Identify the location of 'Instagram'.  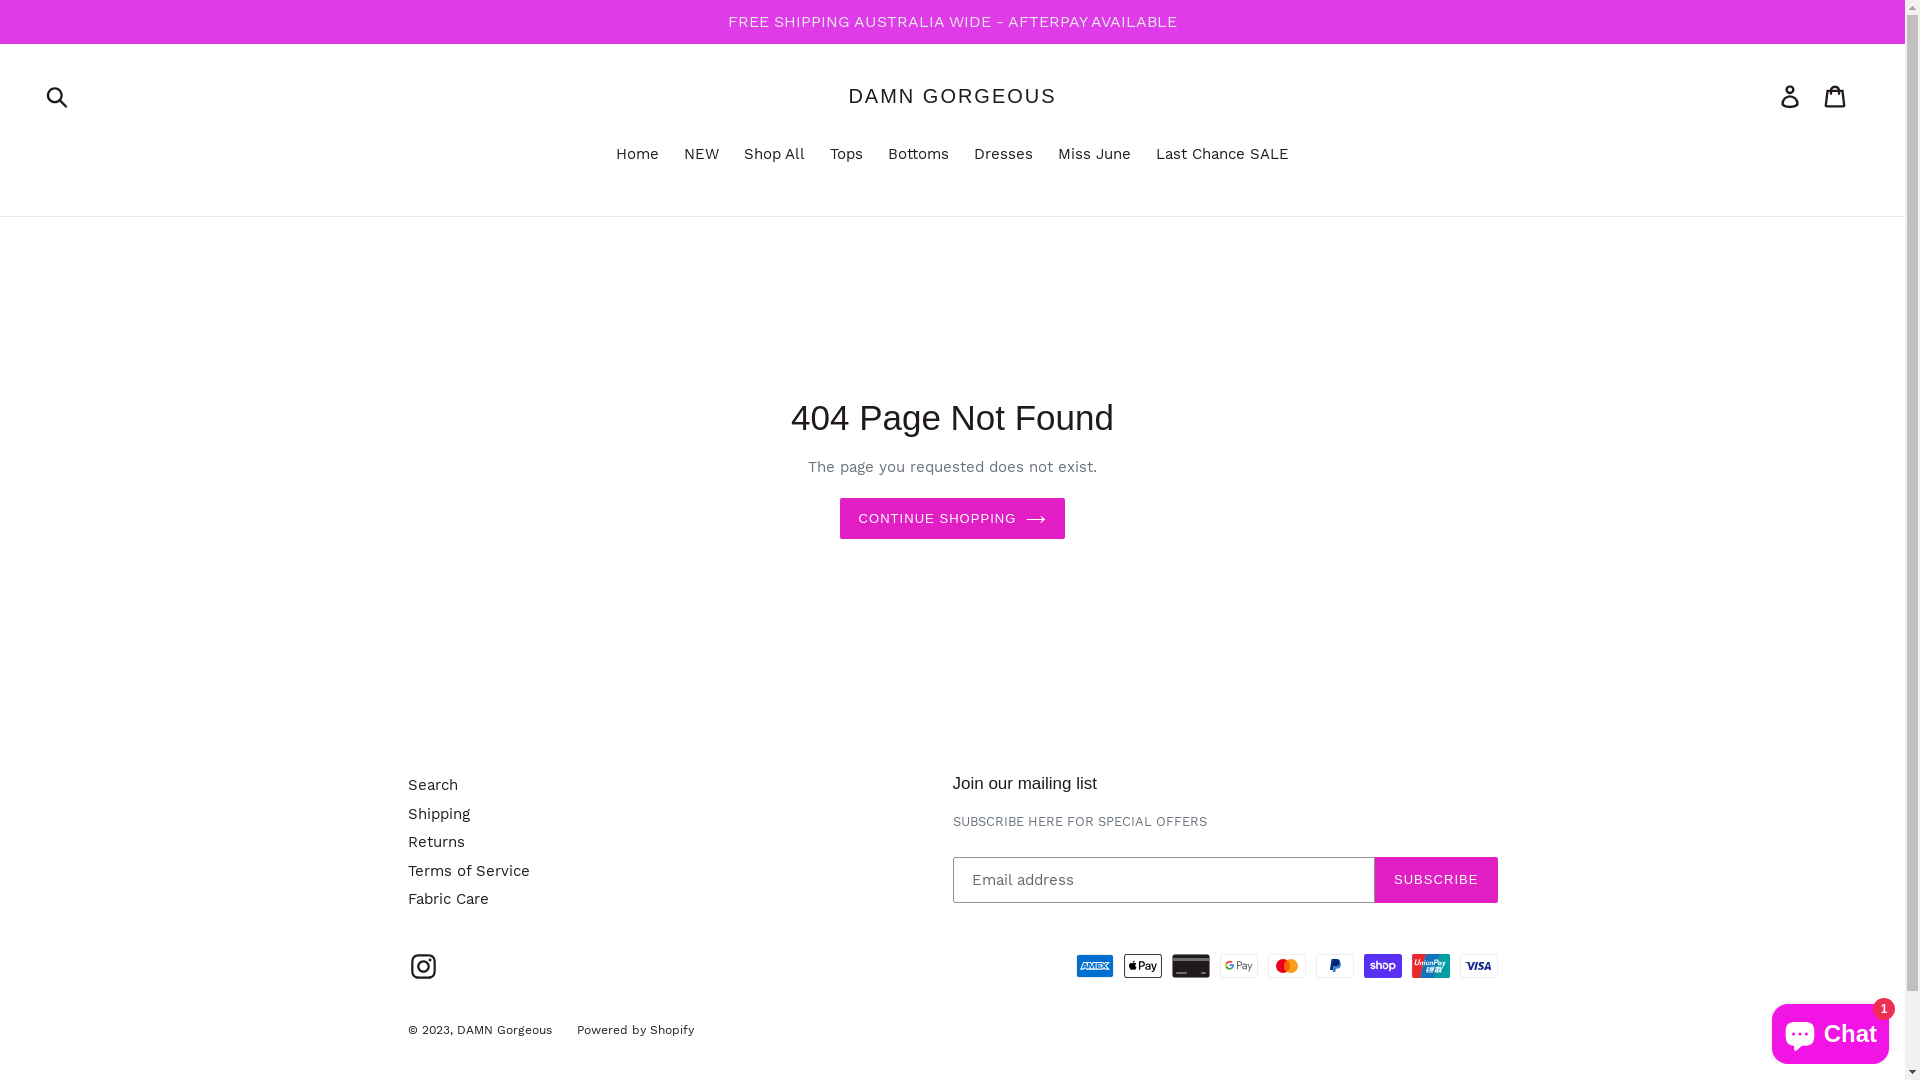
(422, 965).